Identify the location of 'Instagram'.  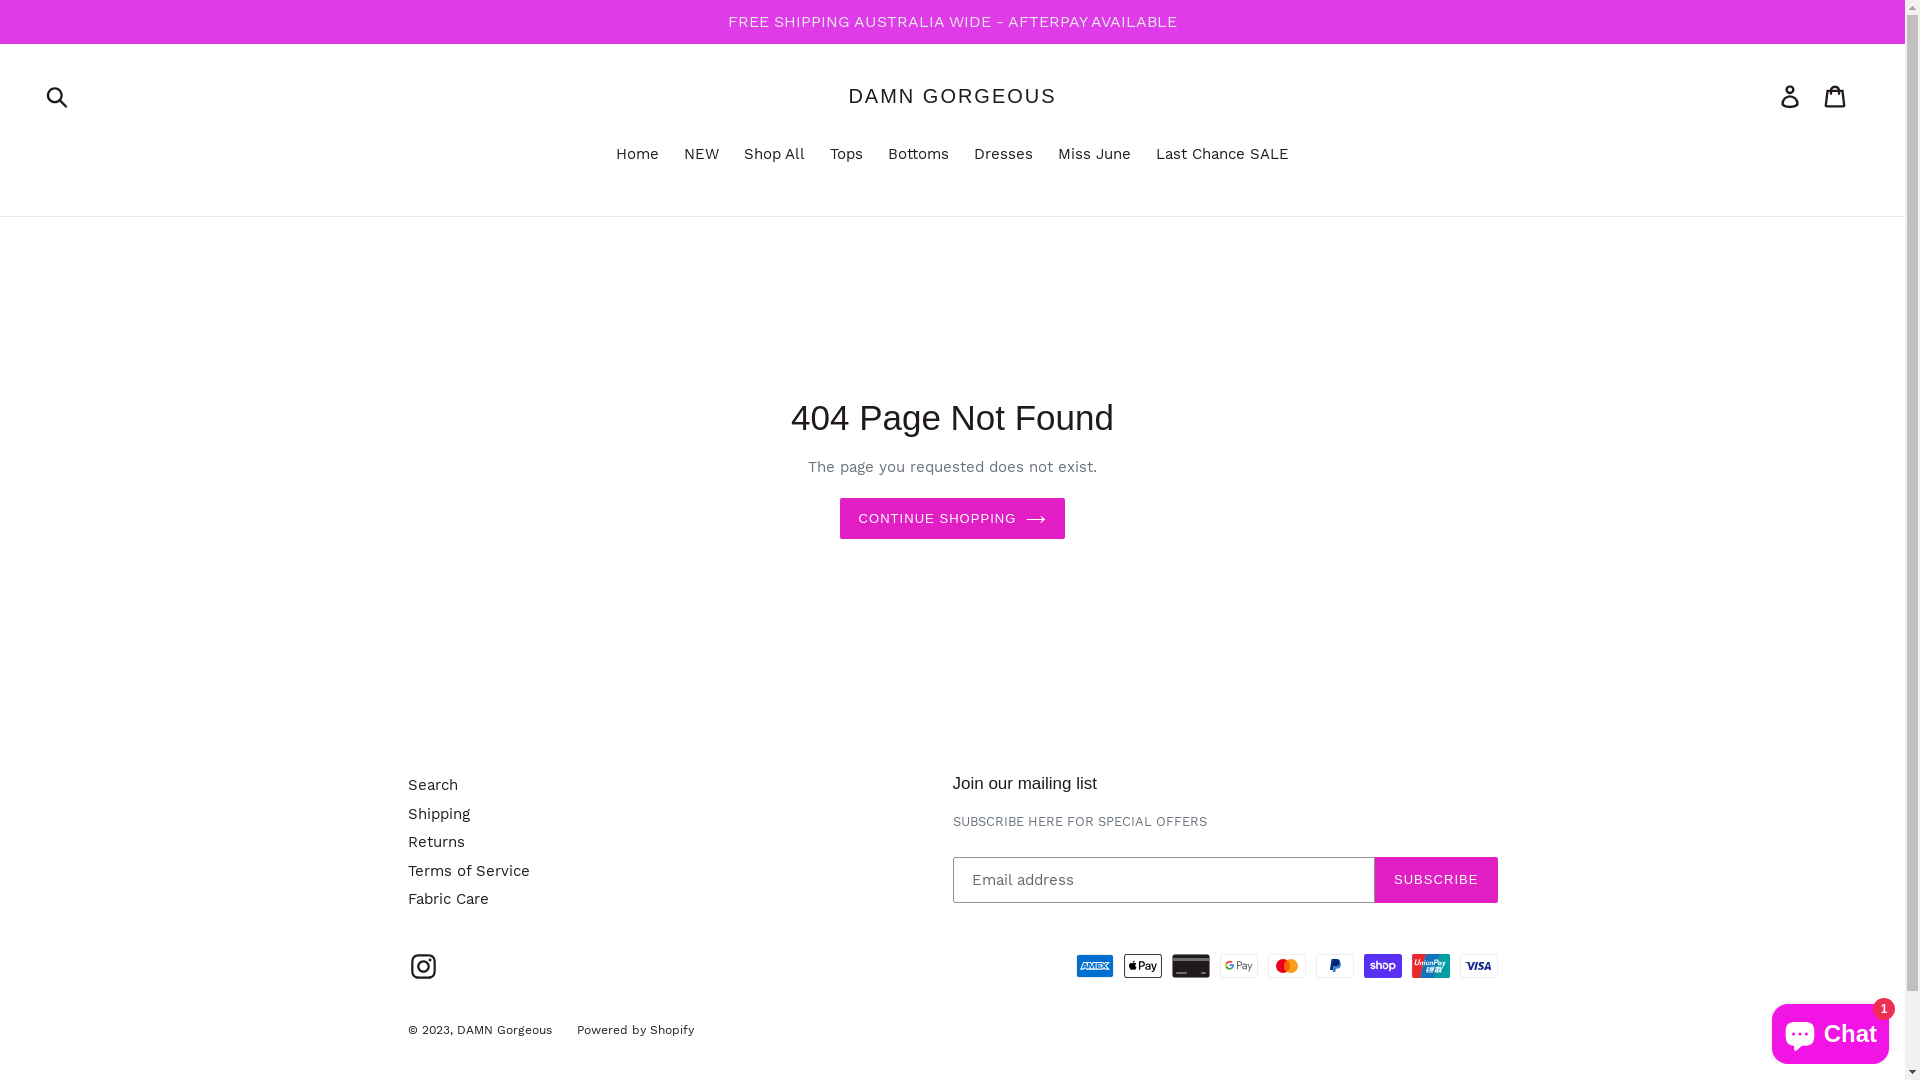
(422, 965).